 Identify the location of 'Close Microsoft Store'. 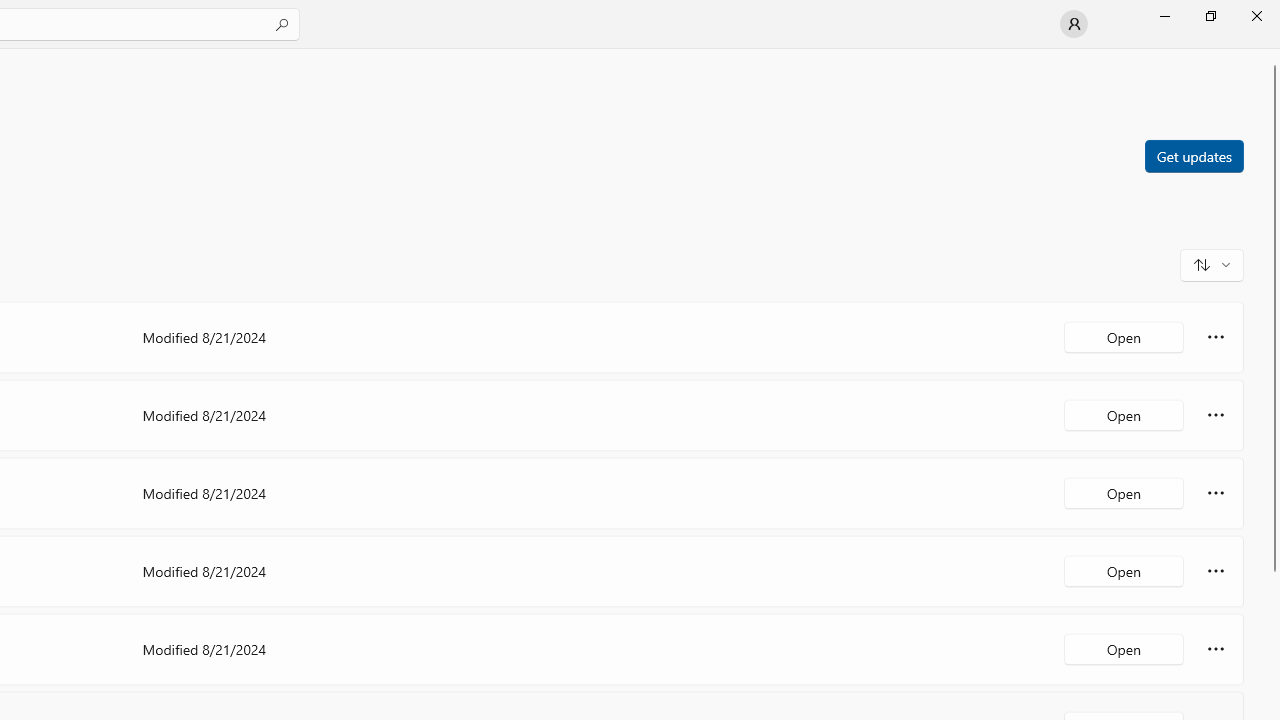
(1255, 15).